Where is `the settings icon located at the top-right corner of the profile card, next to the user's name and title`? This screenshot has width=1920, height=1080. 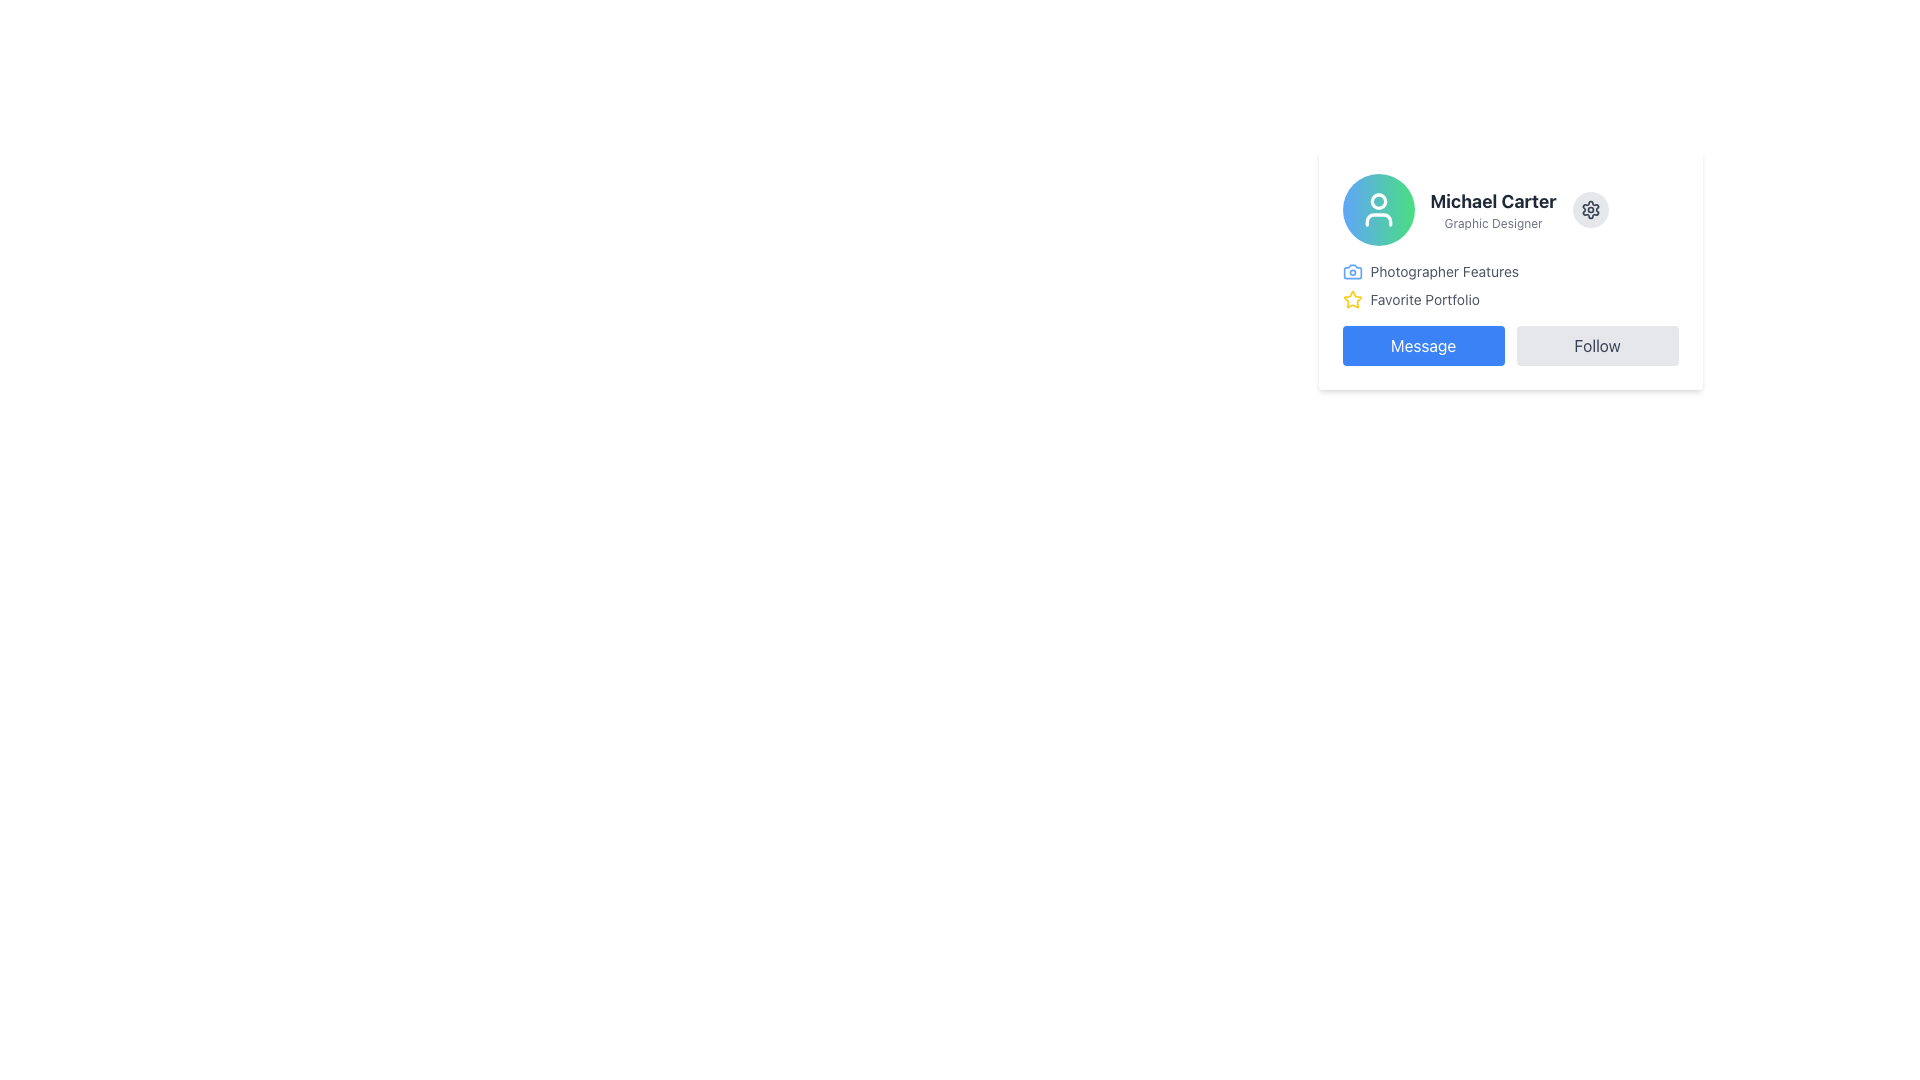
the settings icon located at the top-right corner of the profile card, next to the user's name and title is located at coordinates (1589, 209).